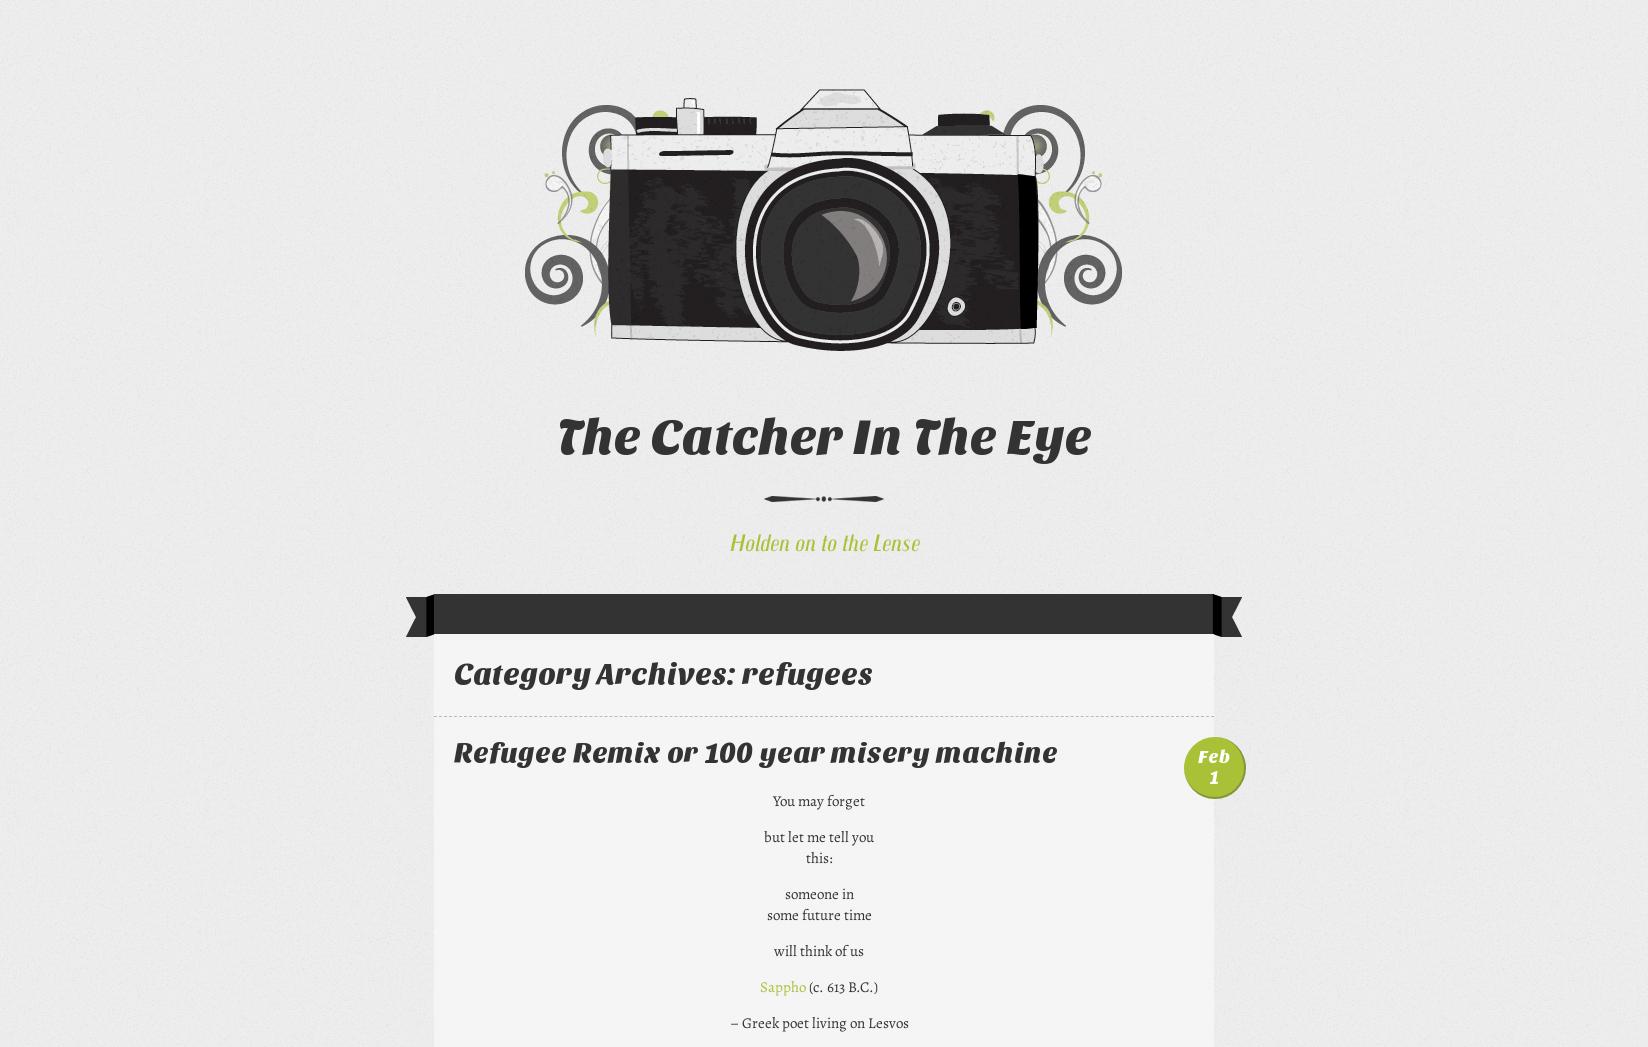 Image resolution: width=1648 pixels, height=1047 pixels. What do you see at coordinates (598, 672) in the screenshot?
I see `'Category Archives:'` at bounding box center [598, 672].